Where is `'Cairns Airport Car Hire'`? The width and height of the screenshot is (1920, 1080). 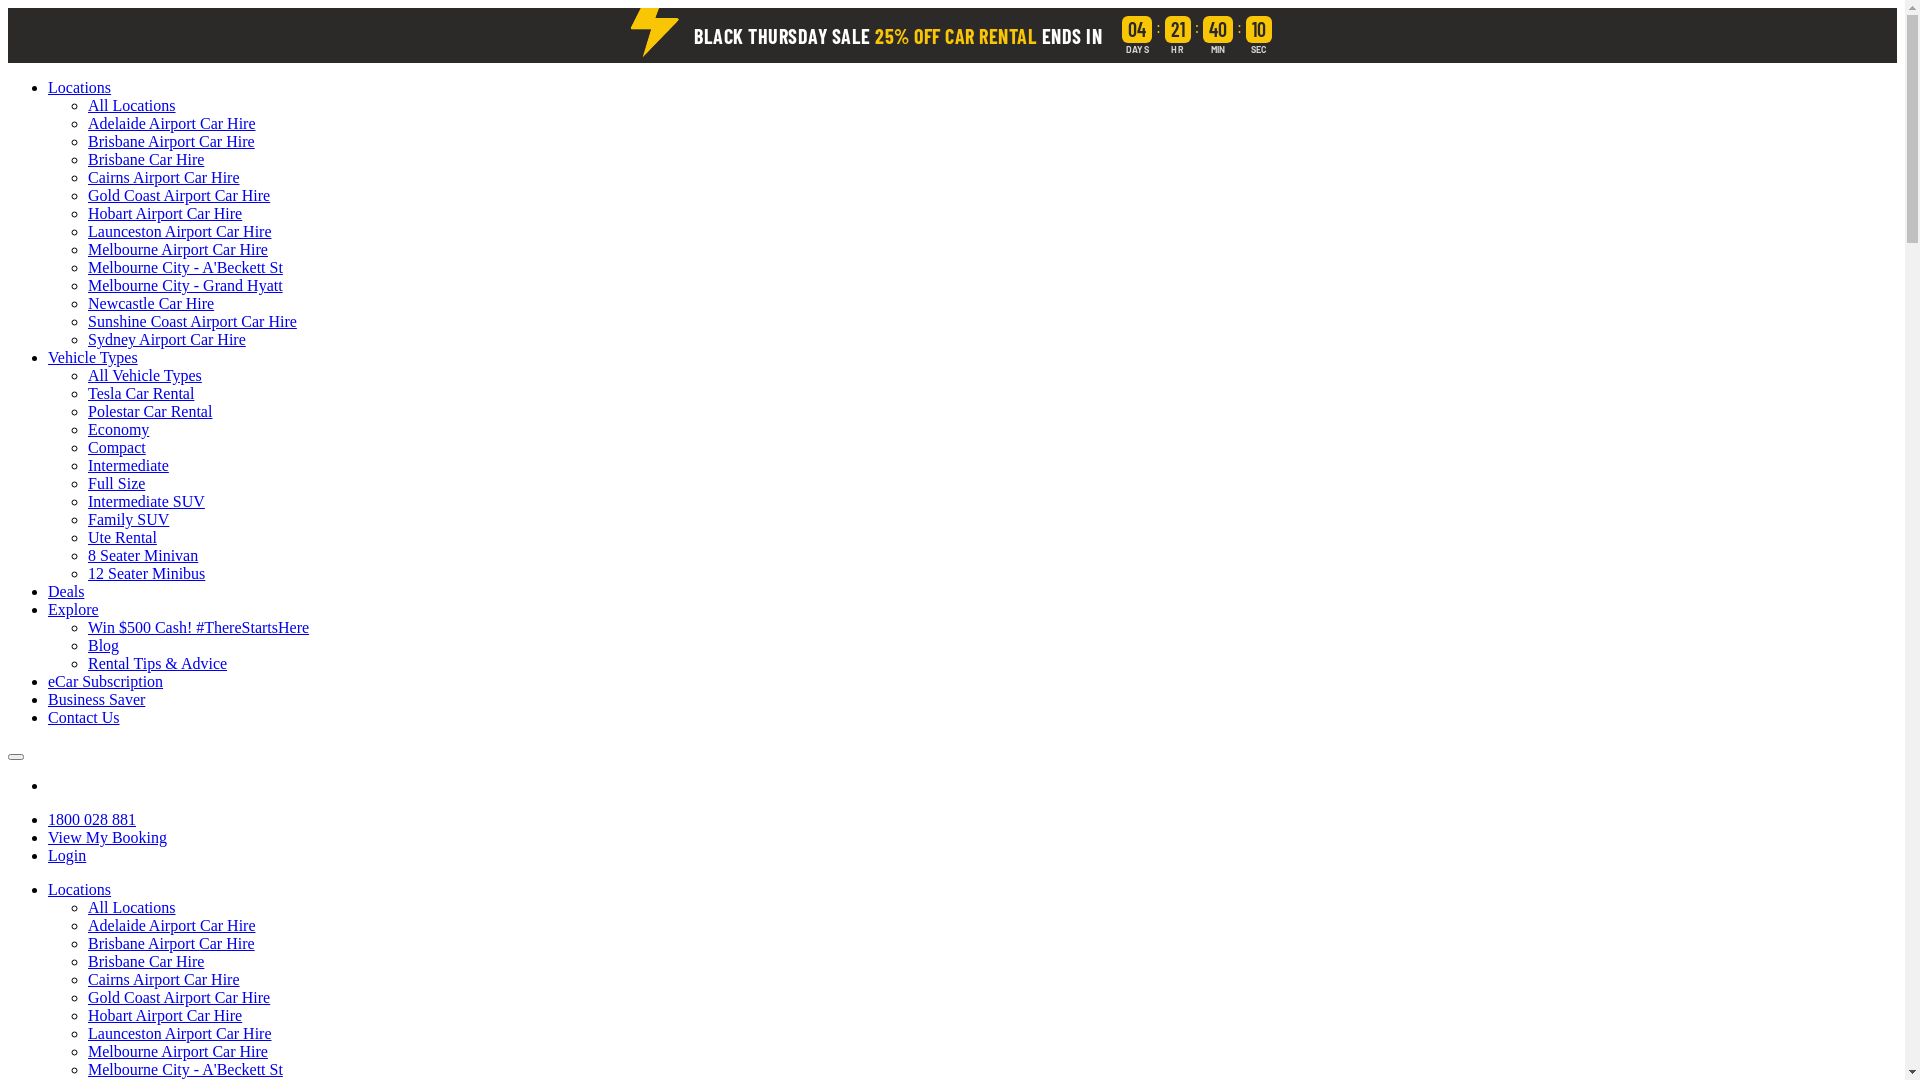
'Cairns Airport Car Hire' is located at coordinates (163, 978).